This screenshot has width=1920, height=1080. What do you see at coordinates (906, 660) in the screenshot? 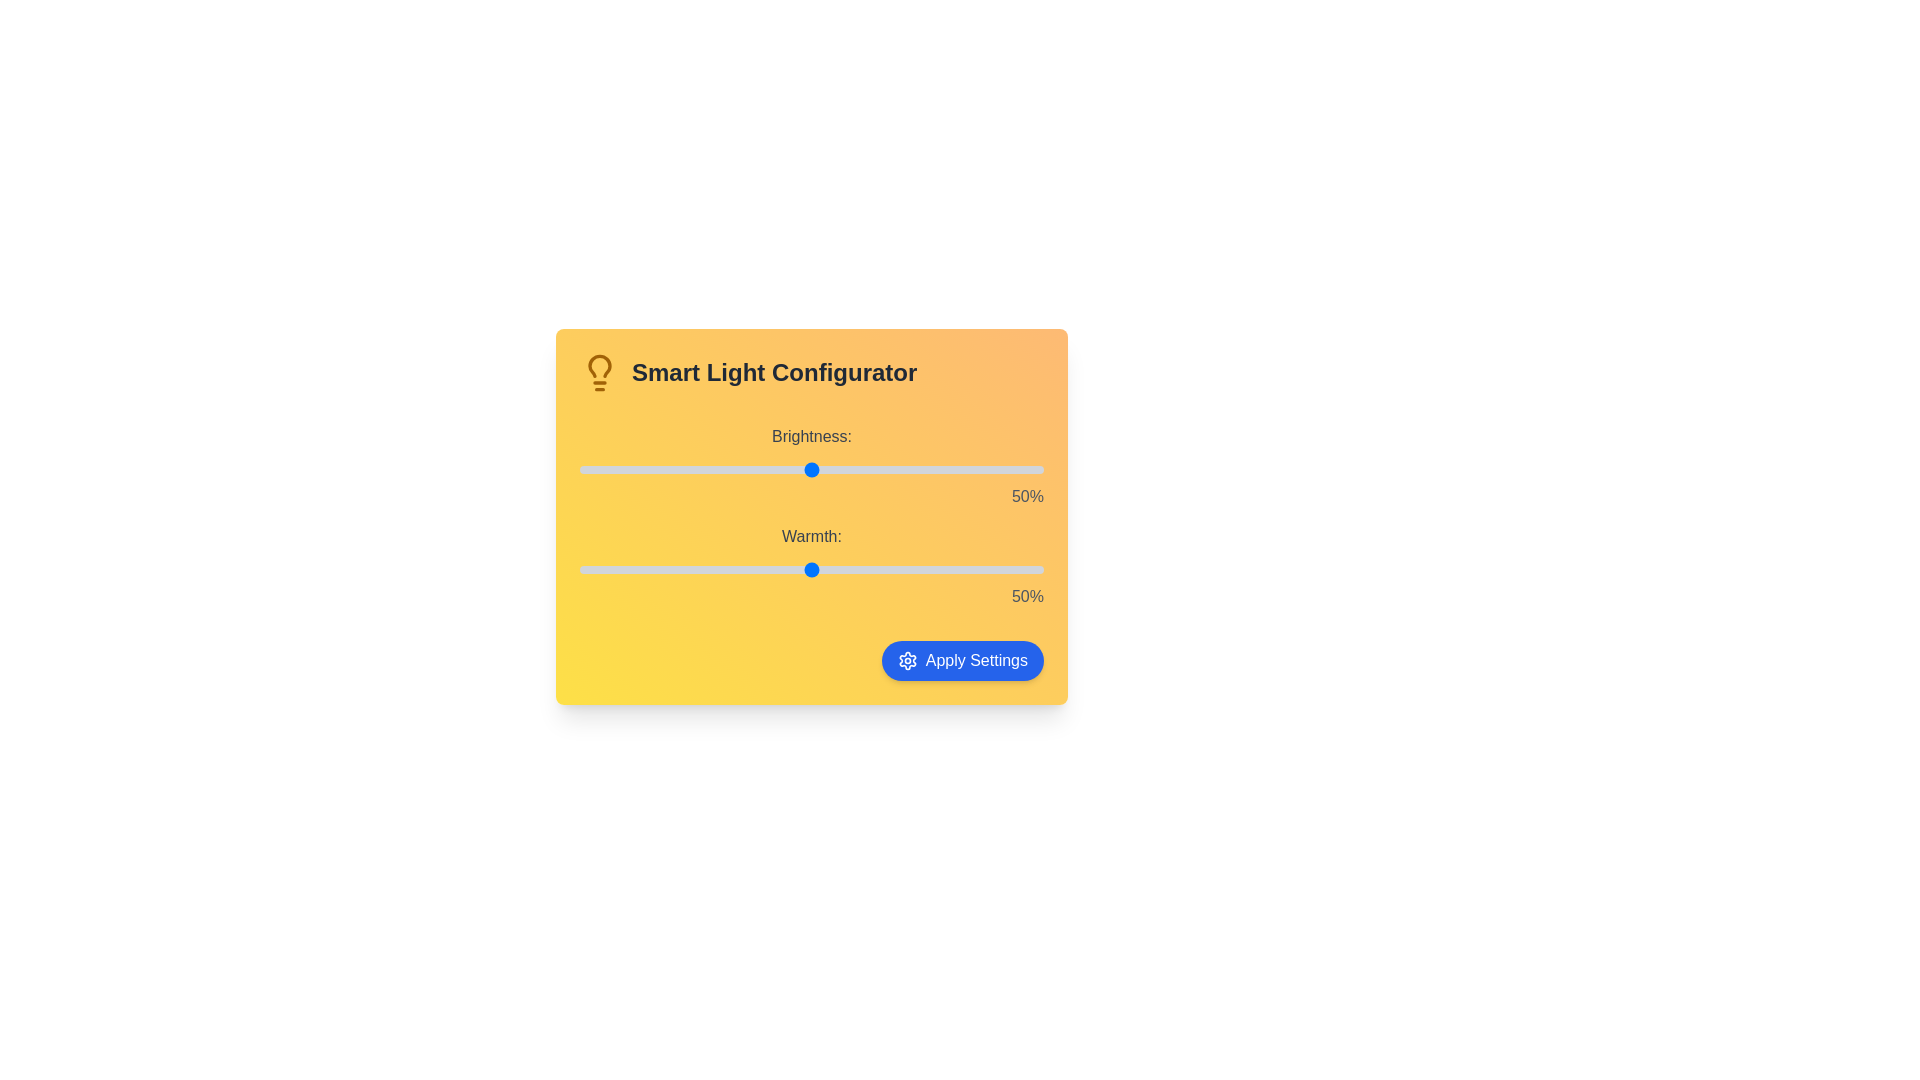
I see `the gear-like icon, which is styled in white atop a blue circular background, located at the leftmost side of the 'Apply Settings' button` at bounding box center [906, 660].